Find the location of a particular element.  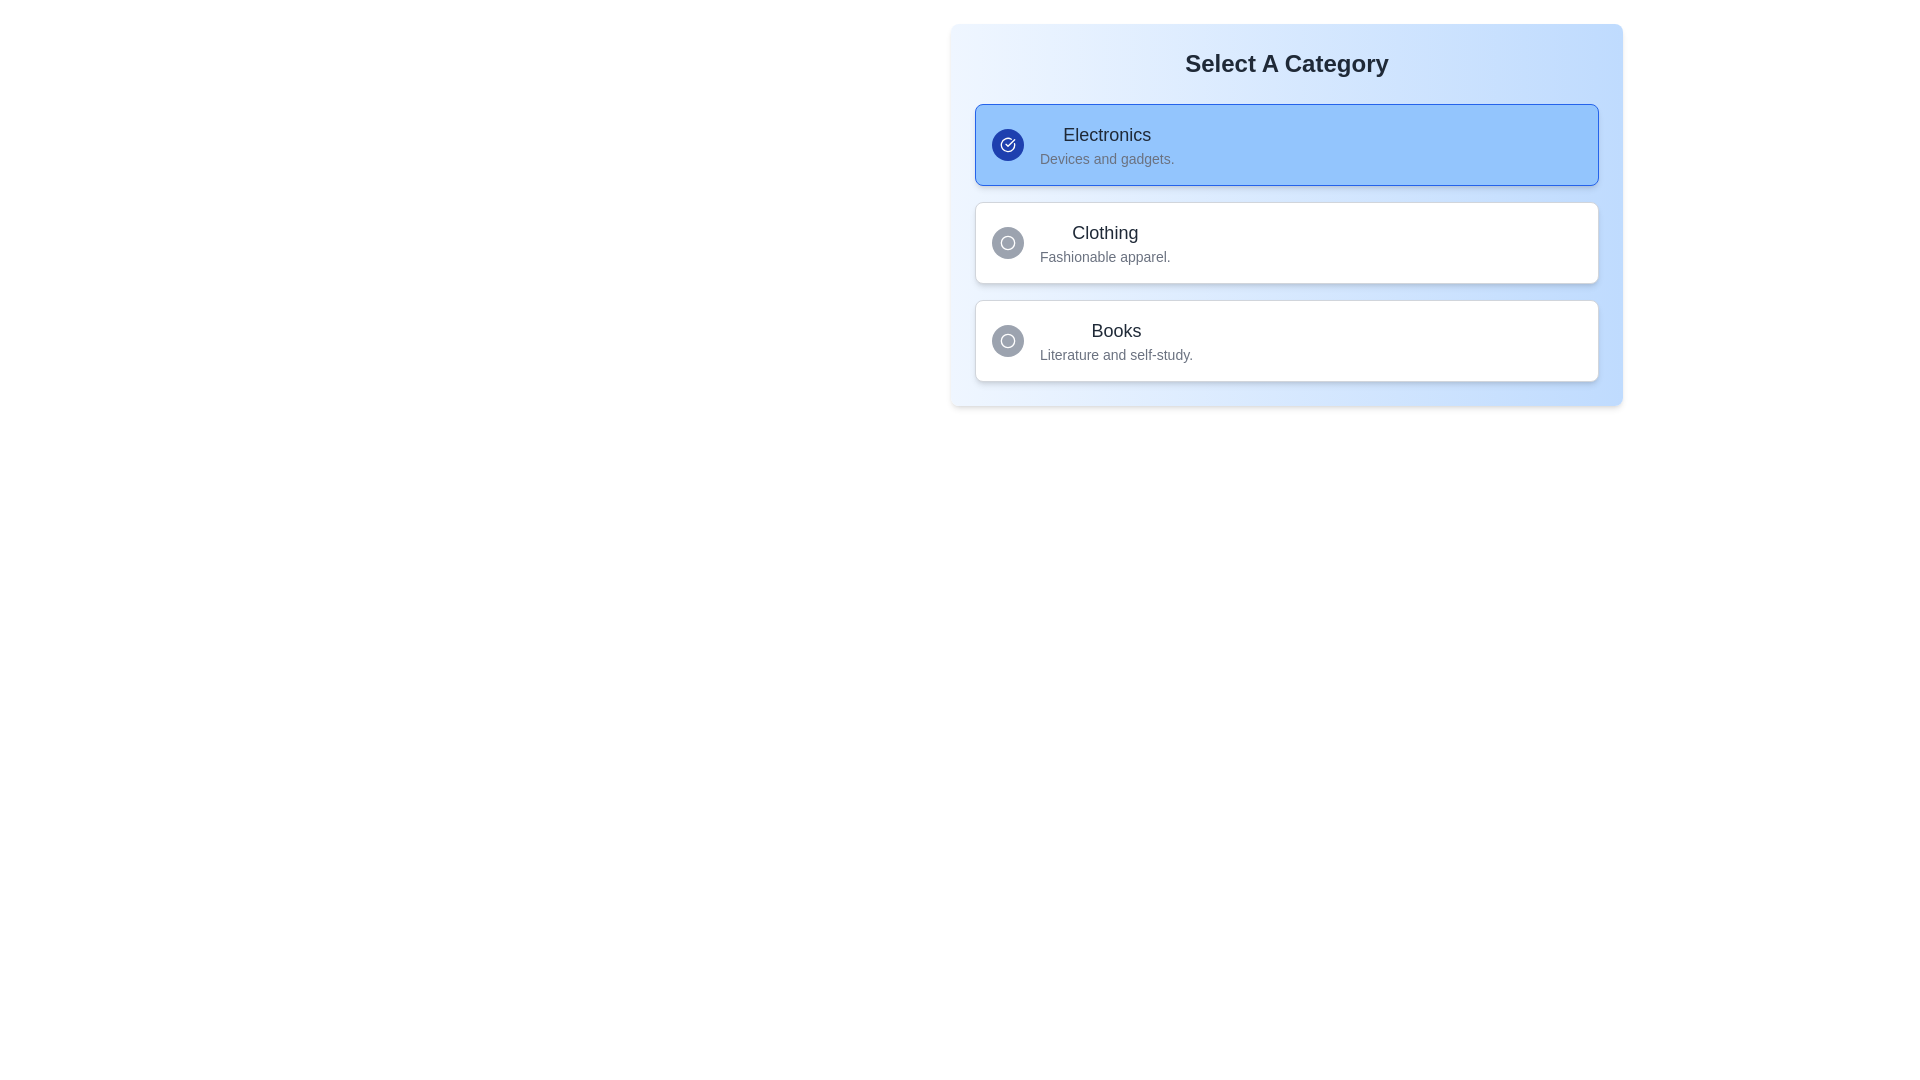

category label located as the header in the third position of the vertical list of category options, situated below 'Electronics' and 'Clothing', and above the subtext 'Literature and self-study' is located at coordinates (1115, 330).